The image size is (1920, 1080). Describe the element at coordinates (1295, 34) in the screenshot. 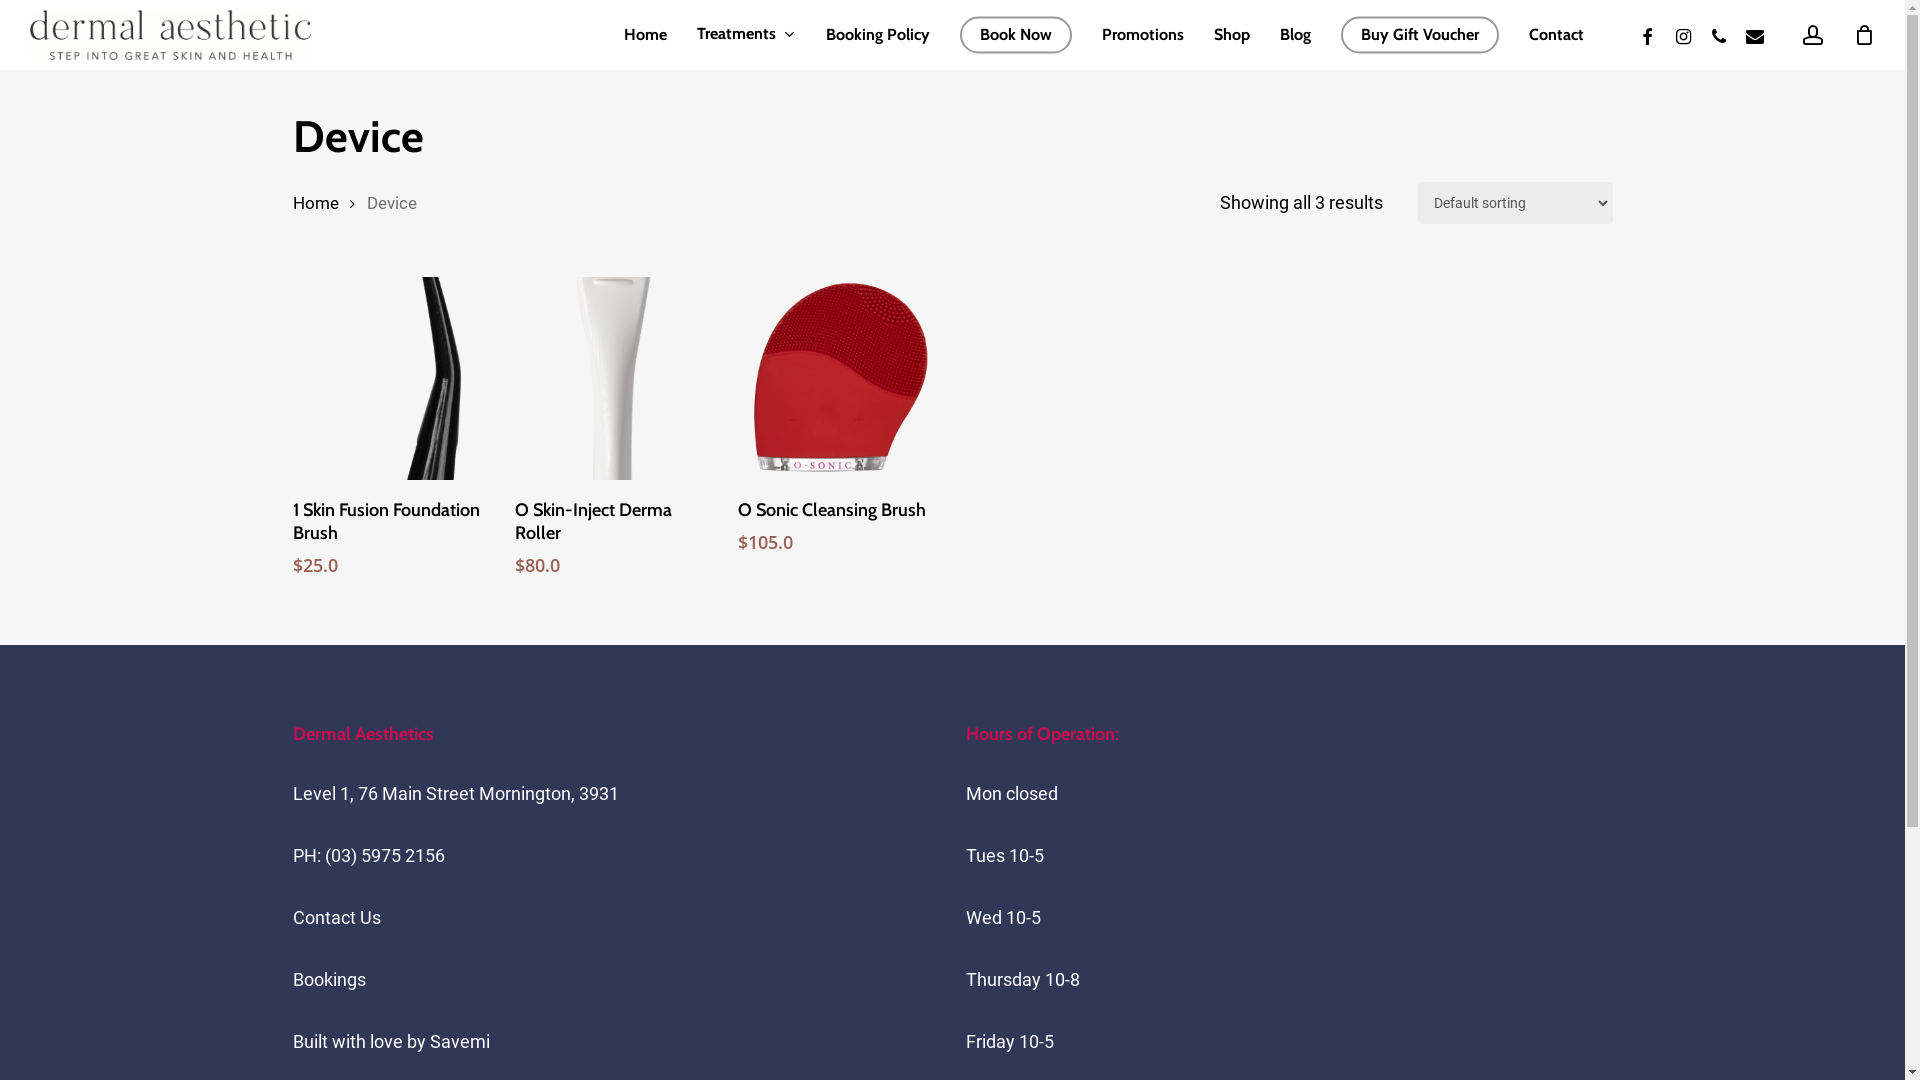

I see `'Blog'` at that location.